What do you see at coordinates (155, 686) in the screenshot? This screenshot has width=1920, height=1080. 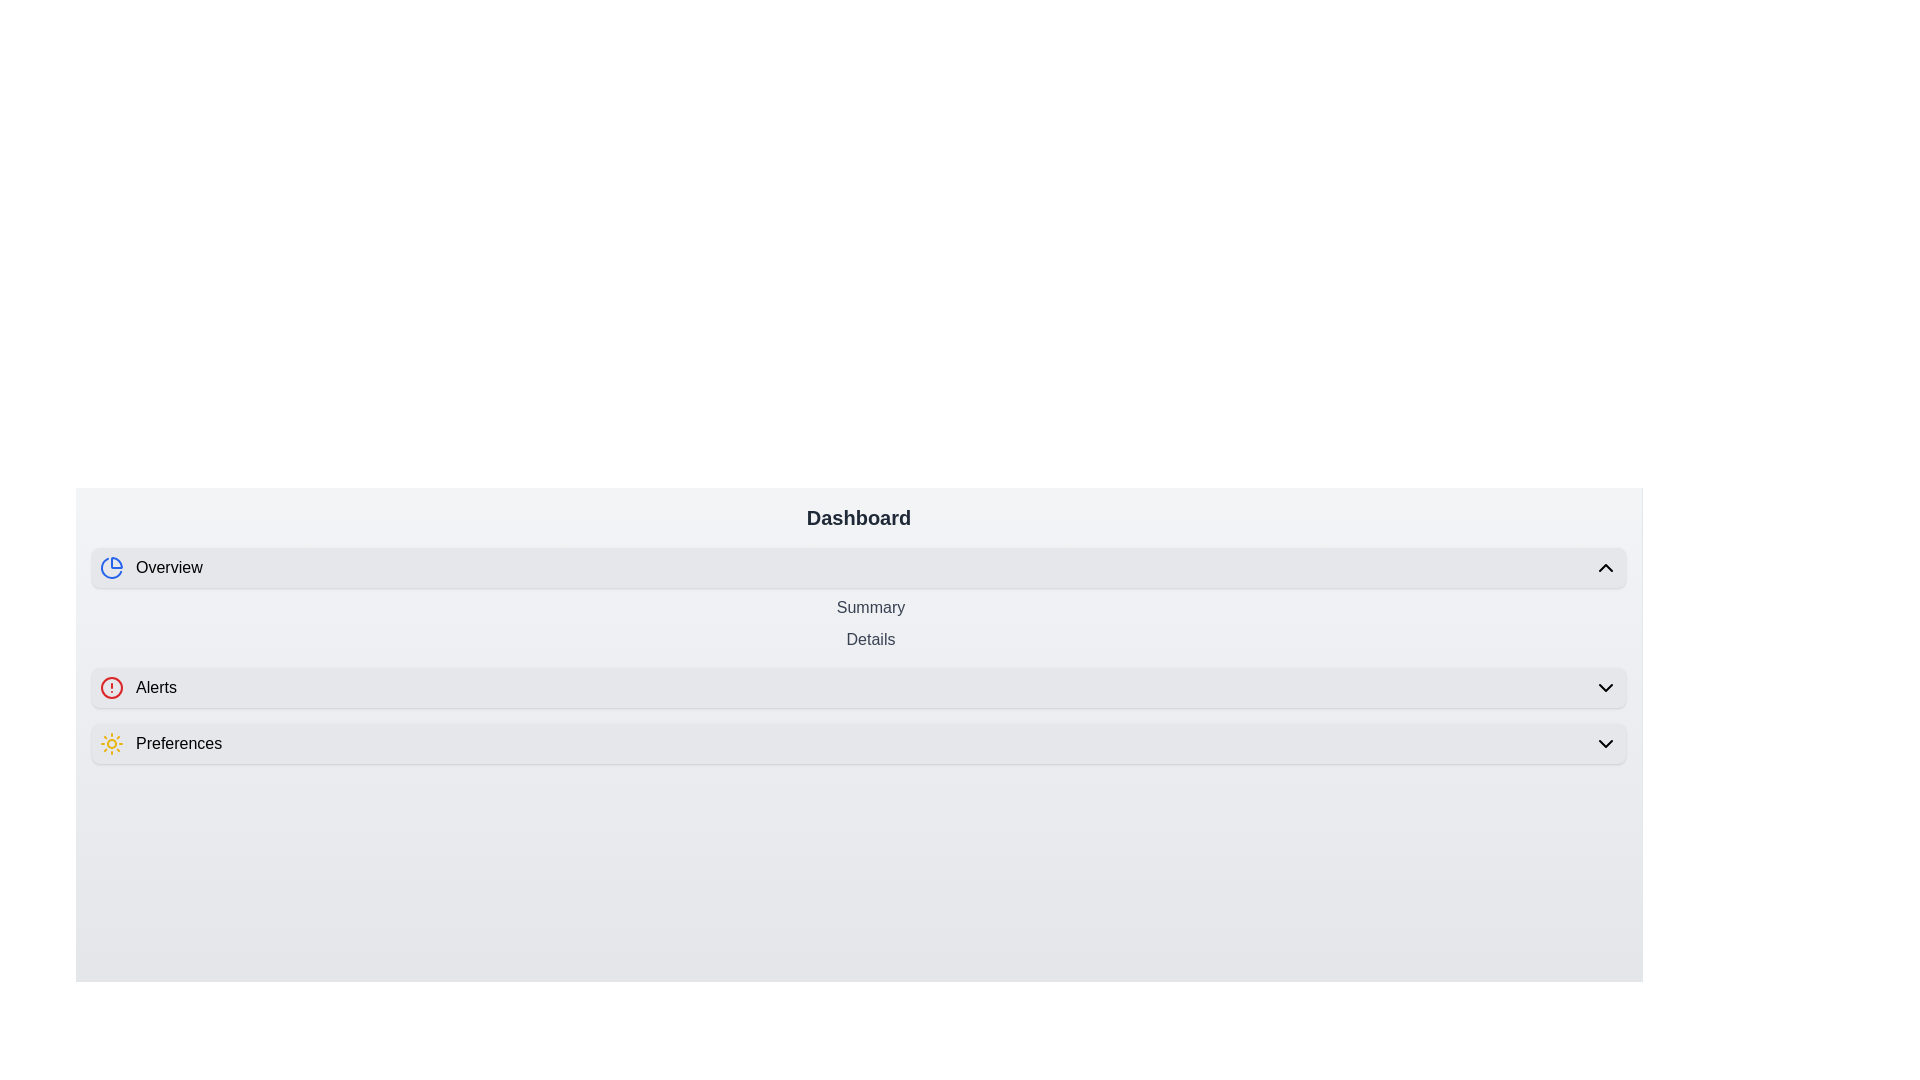 I see `the 'Alerts' label, which is the second item in the vertical options list, styled with medium-weight font and located next to a red circular alert icon` at bounding box center [155, 686].